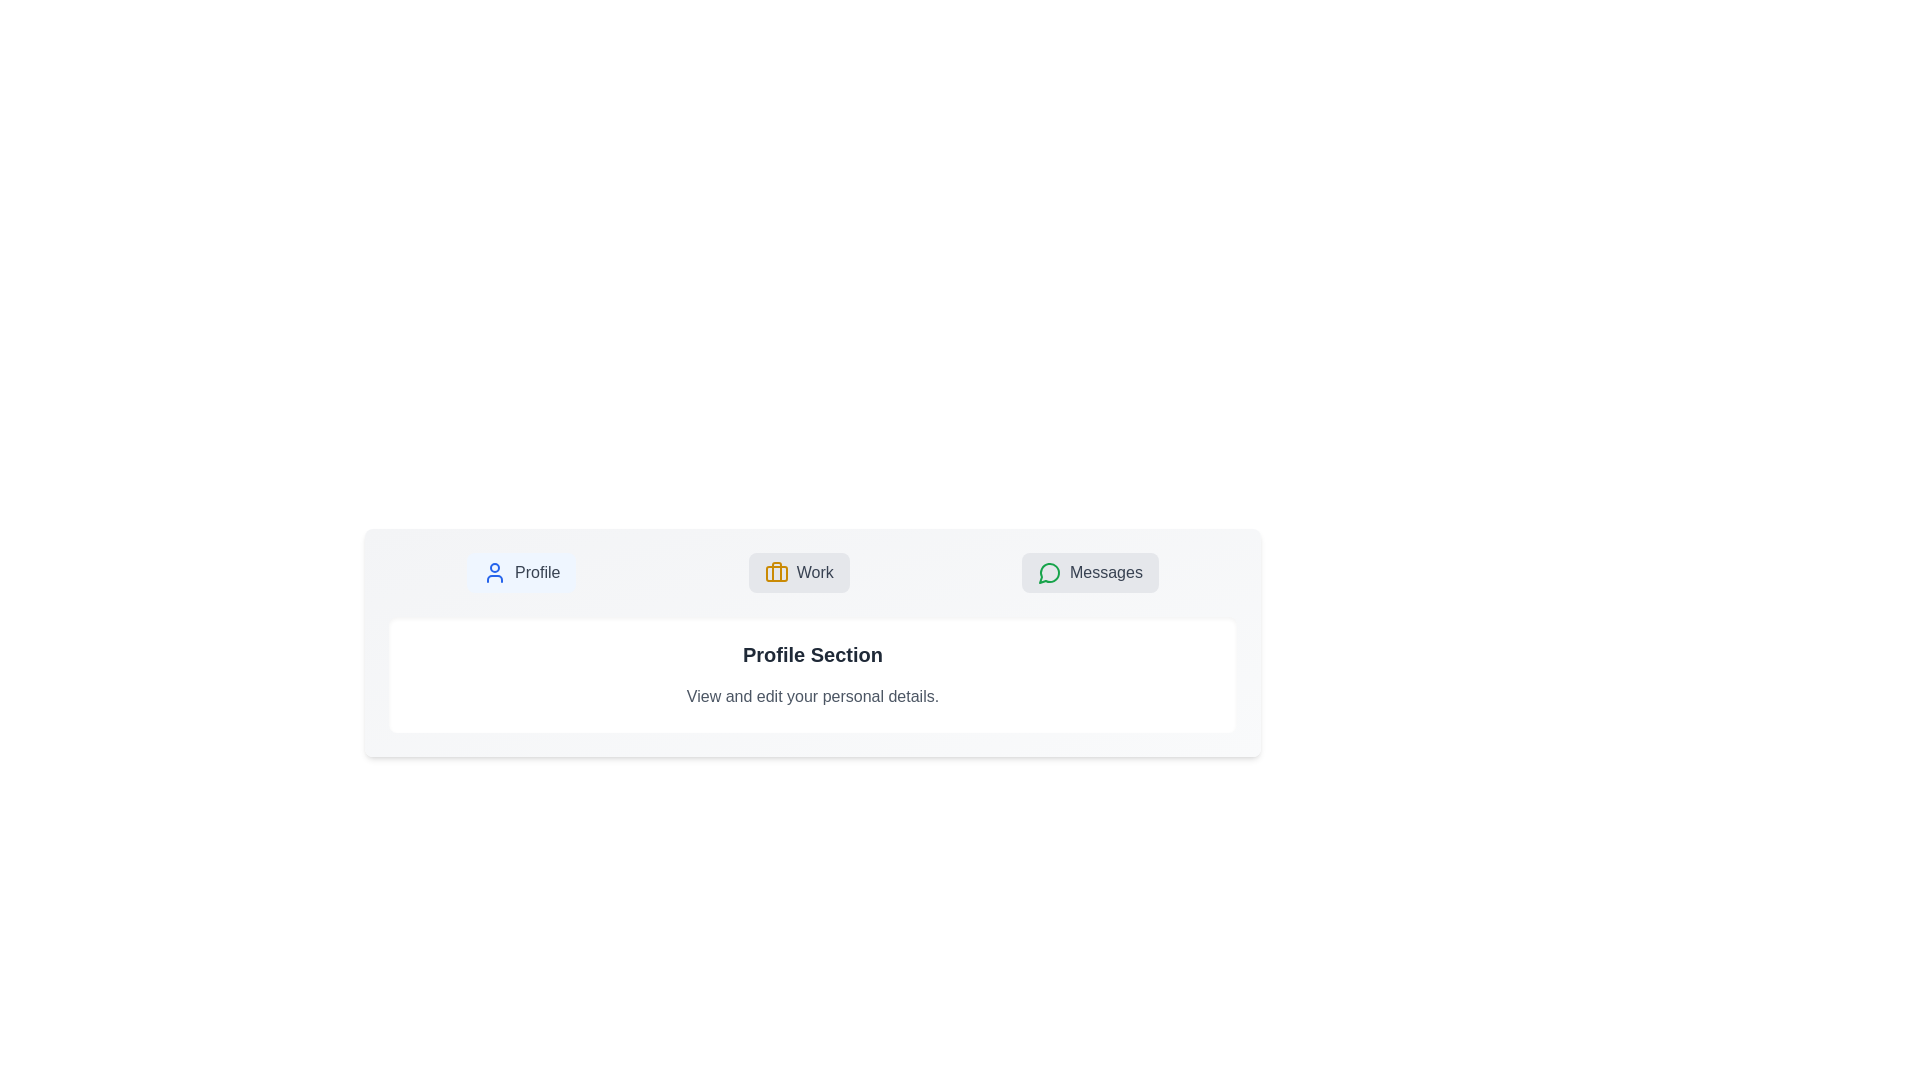 The height and width of the screenshot is (1080, 1920). What do you see at coordinates (521, 573) in the screenshot?
I see `the Profile button to display its associated content` at bounding box center [521, 573].